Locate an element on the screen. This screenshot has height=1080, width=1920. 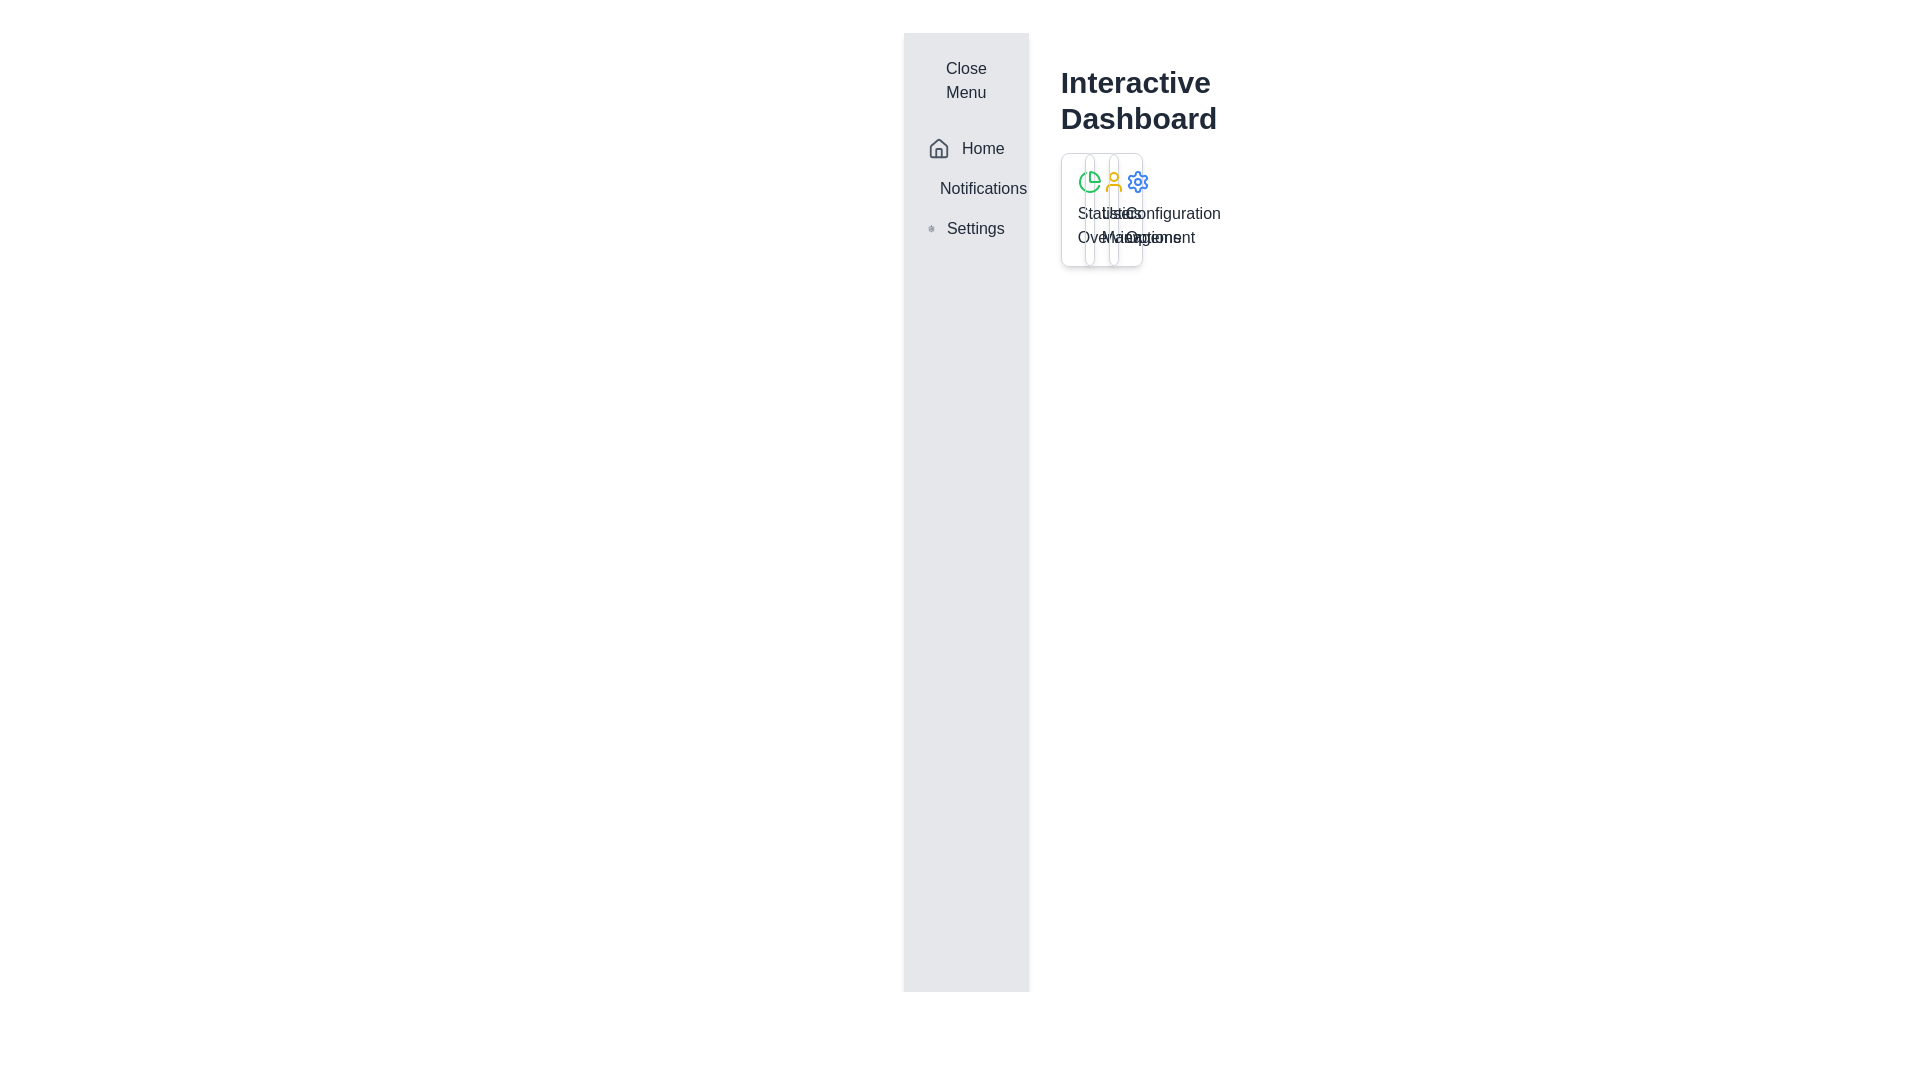
the settings icon, which is a small gray gear-like icon located in the navigation menu on the left side of the interface is located at coordinates (930, 227).